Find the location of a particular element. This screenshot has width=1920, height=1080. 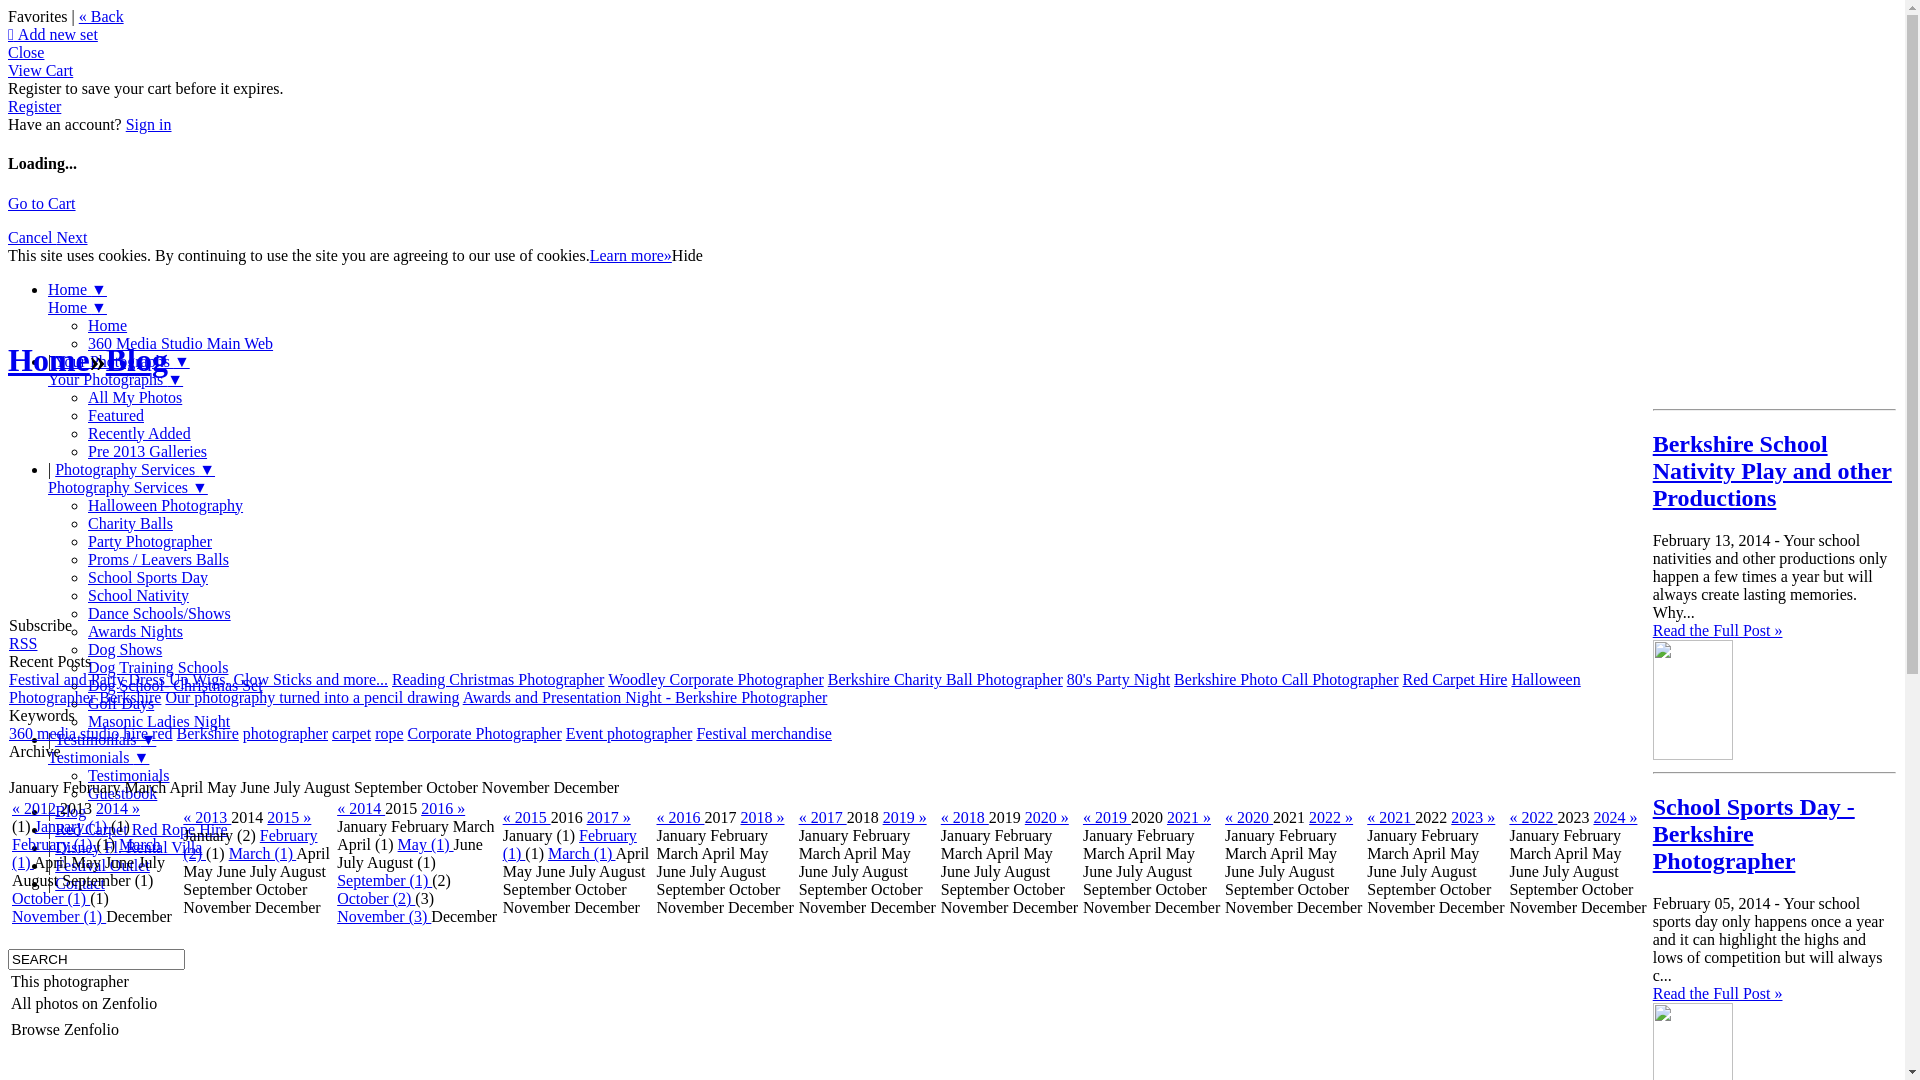

'This photographer' is located at coordinates (82, 981).